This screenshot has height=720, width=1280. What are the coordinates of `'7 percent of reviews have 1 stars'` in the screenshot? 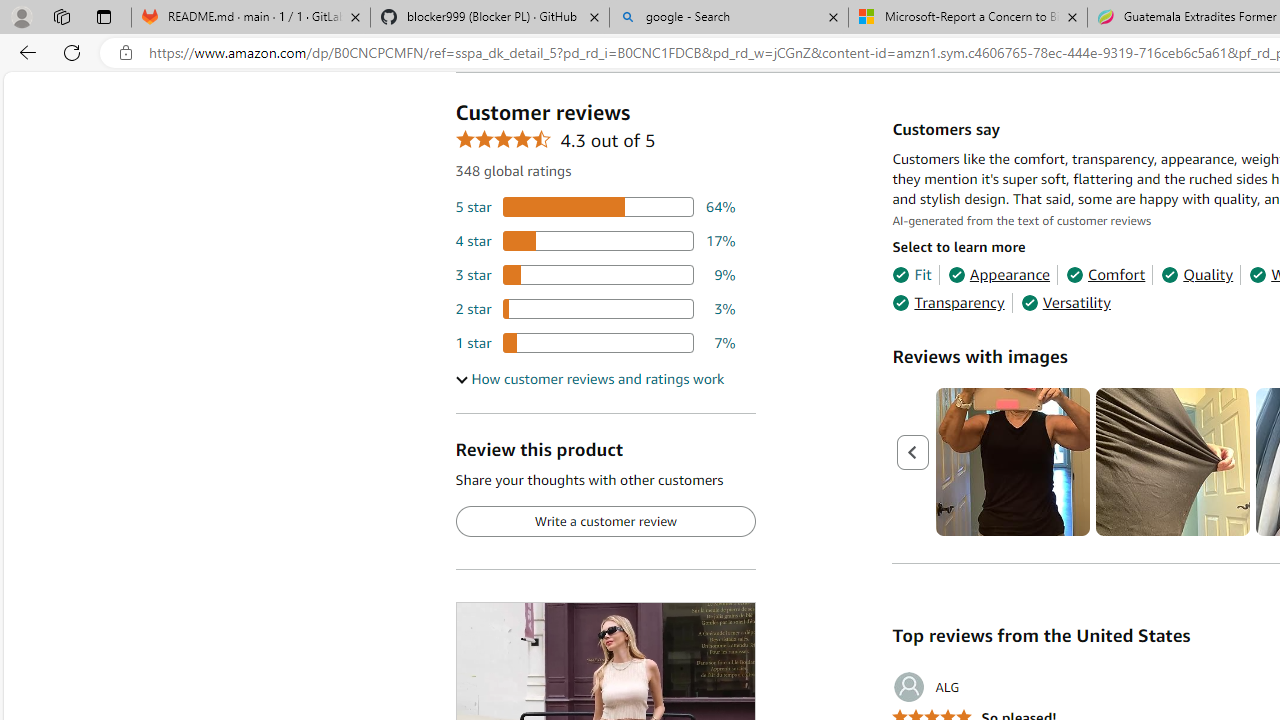 It's located at (594, 342).